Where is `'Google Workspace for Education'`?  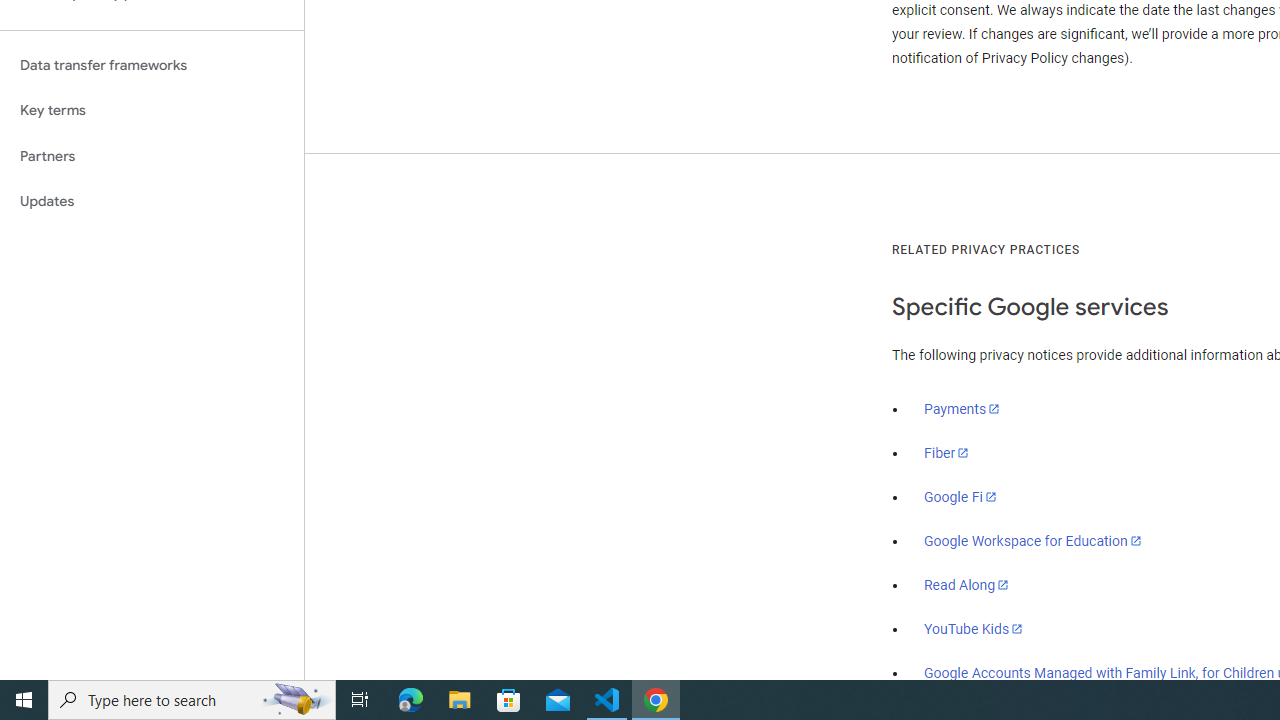
'Google Workspace for Education' is located at coordinates (1032, 541).